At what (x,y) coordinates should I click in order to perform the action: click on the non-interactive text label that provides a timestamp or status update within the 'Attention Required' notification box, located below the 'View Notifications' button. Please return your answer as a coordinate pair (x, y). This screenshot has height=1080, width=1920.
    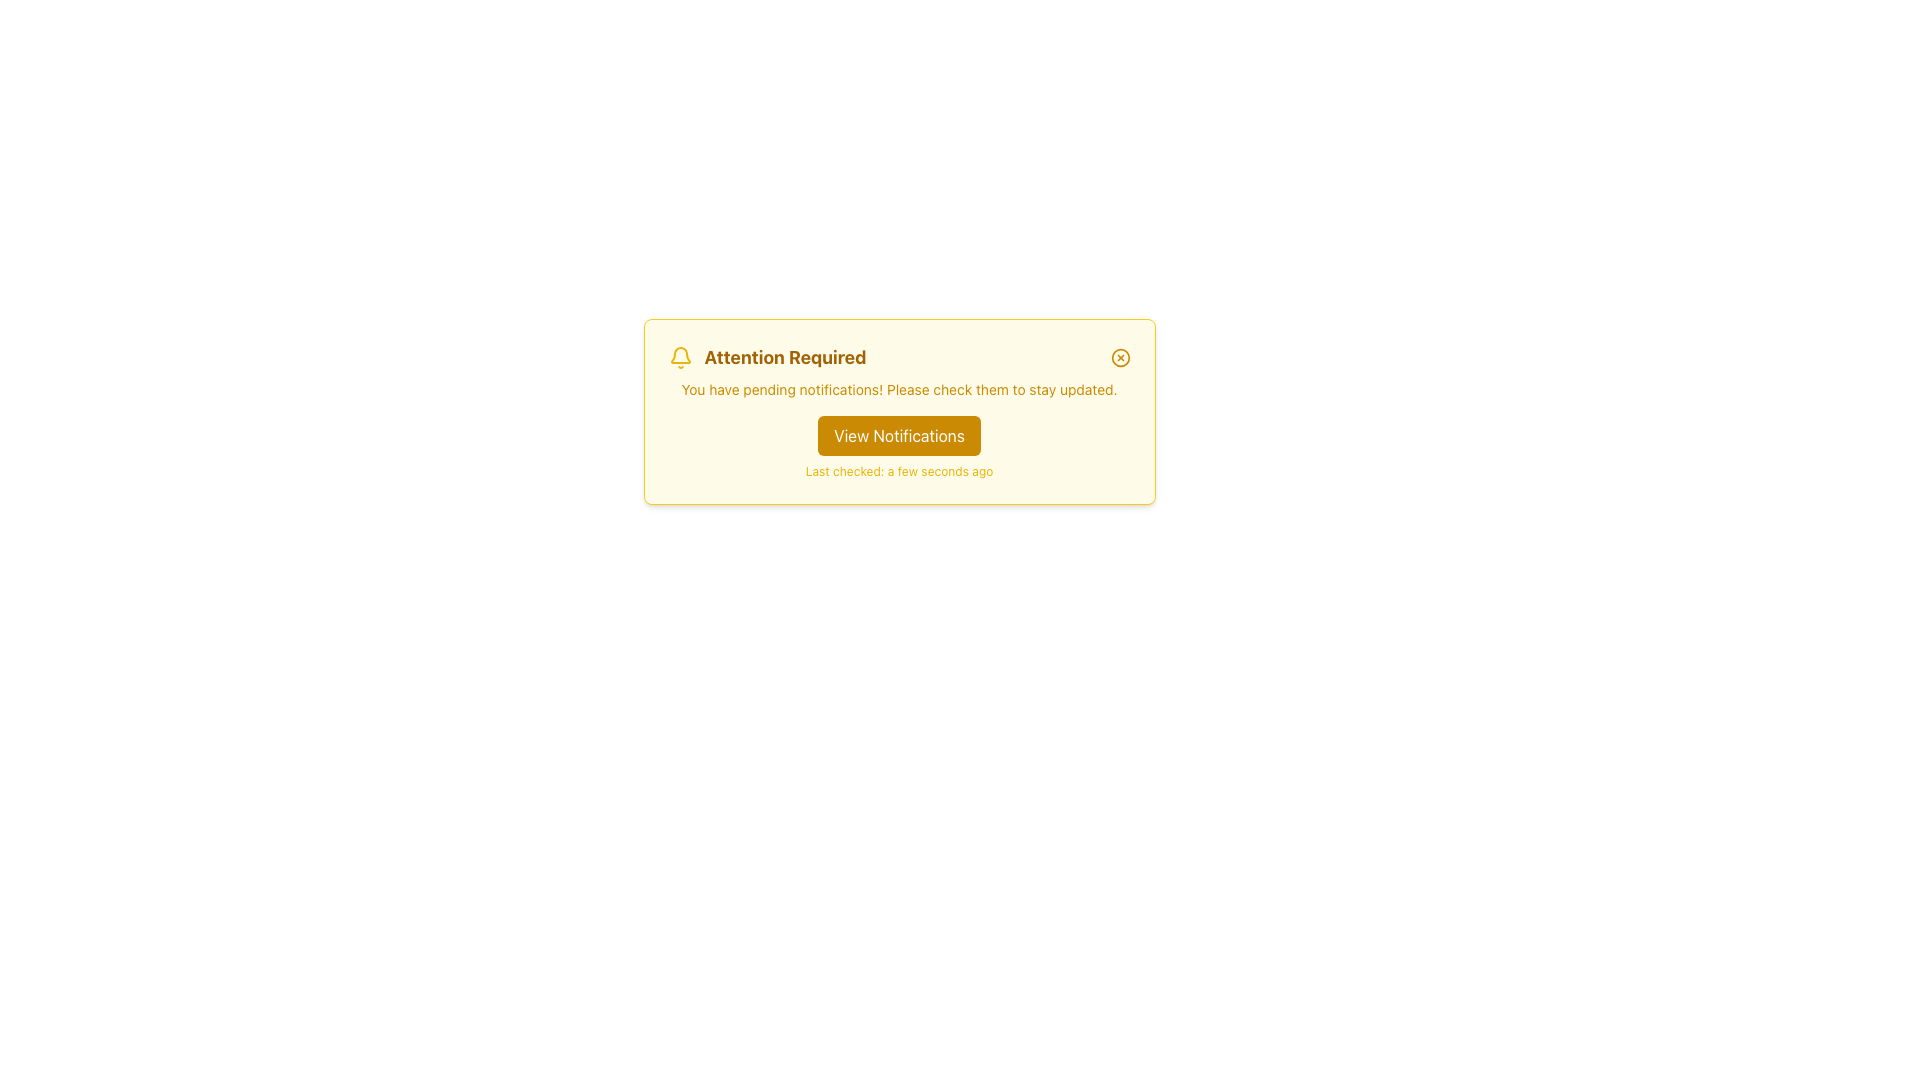
    Looking at the image, I should click on (898, 471).